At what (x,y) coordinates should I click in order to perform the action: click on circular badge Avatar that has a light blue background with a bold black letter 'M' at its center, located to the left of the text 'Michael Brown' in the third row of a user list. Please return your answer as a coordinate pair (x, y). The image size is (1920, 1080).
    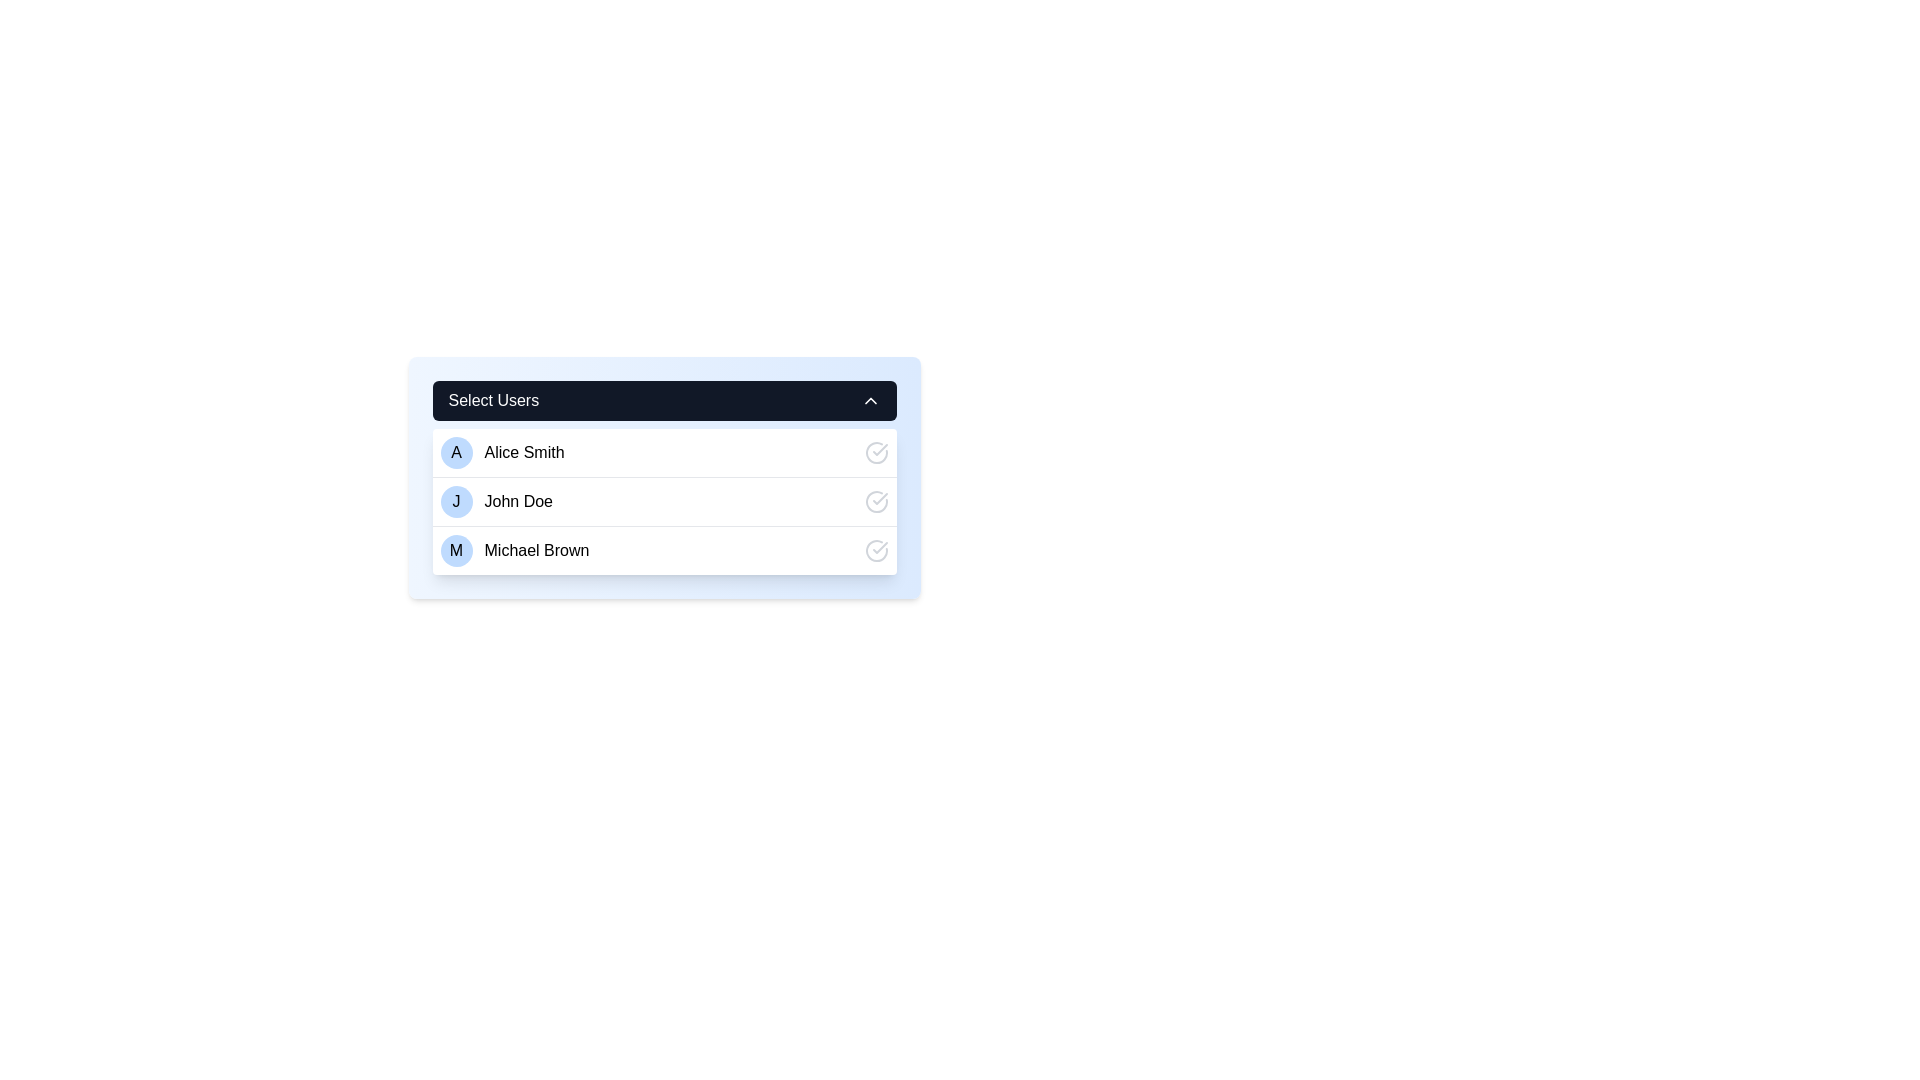
    Looking at the image, I should click on (455, 551).